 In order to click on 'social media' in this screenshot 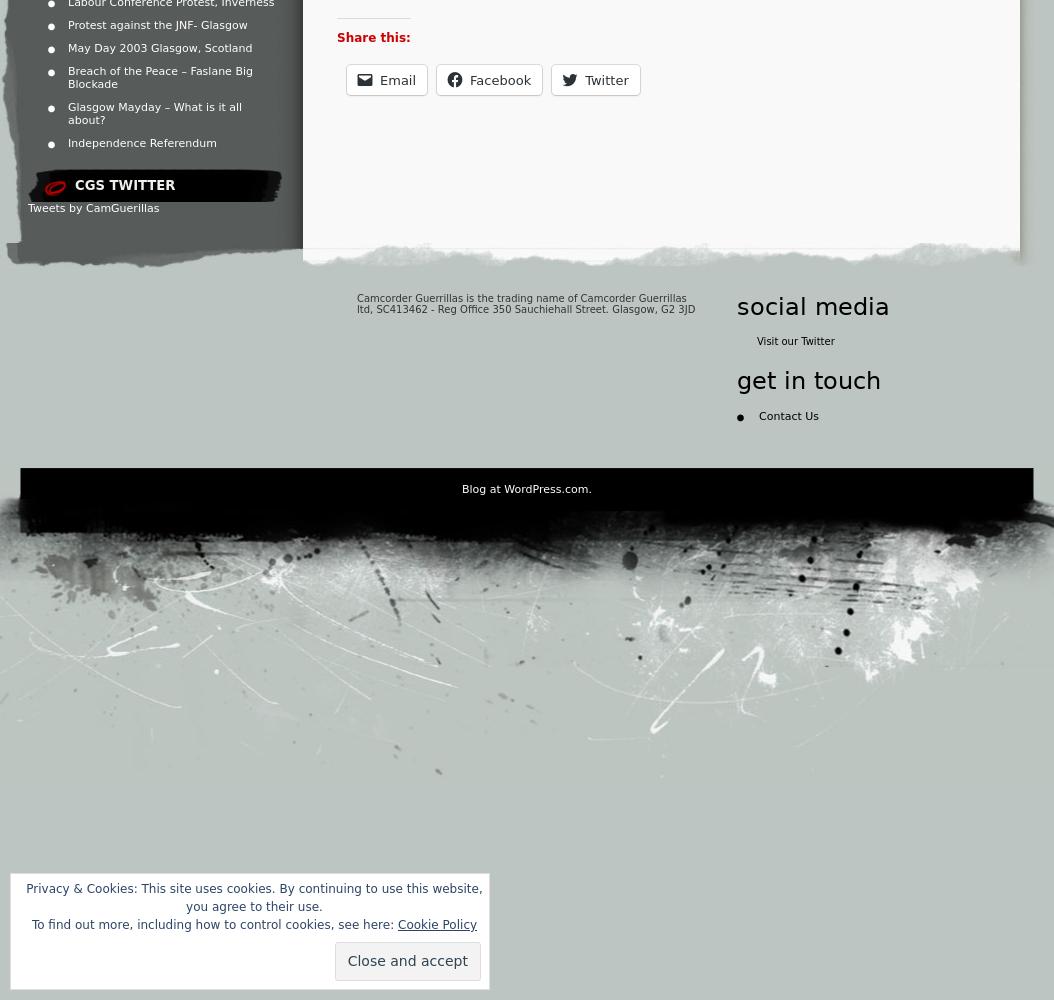, I will do `click(812, 307)`.